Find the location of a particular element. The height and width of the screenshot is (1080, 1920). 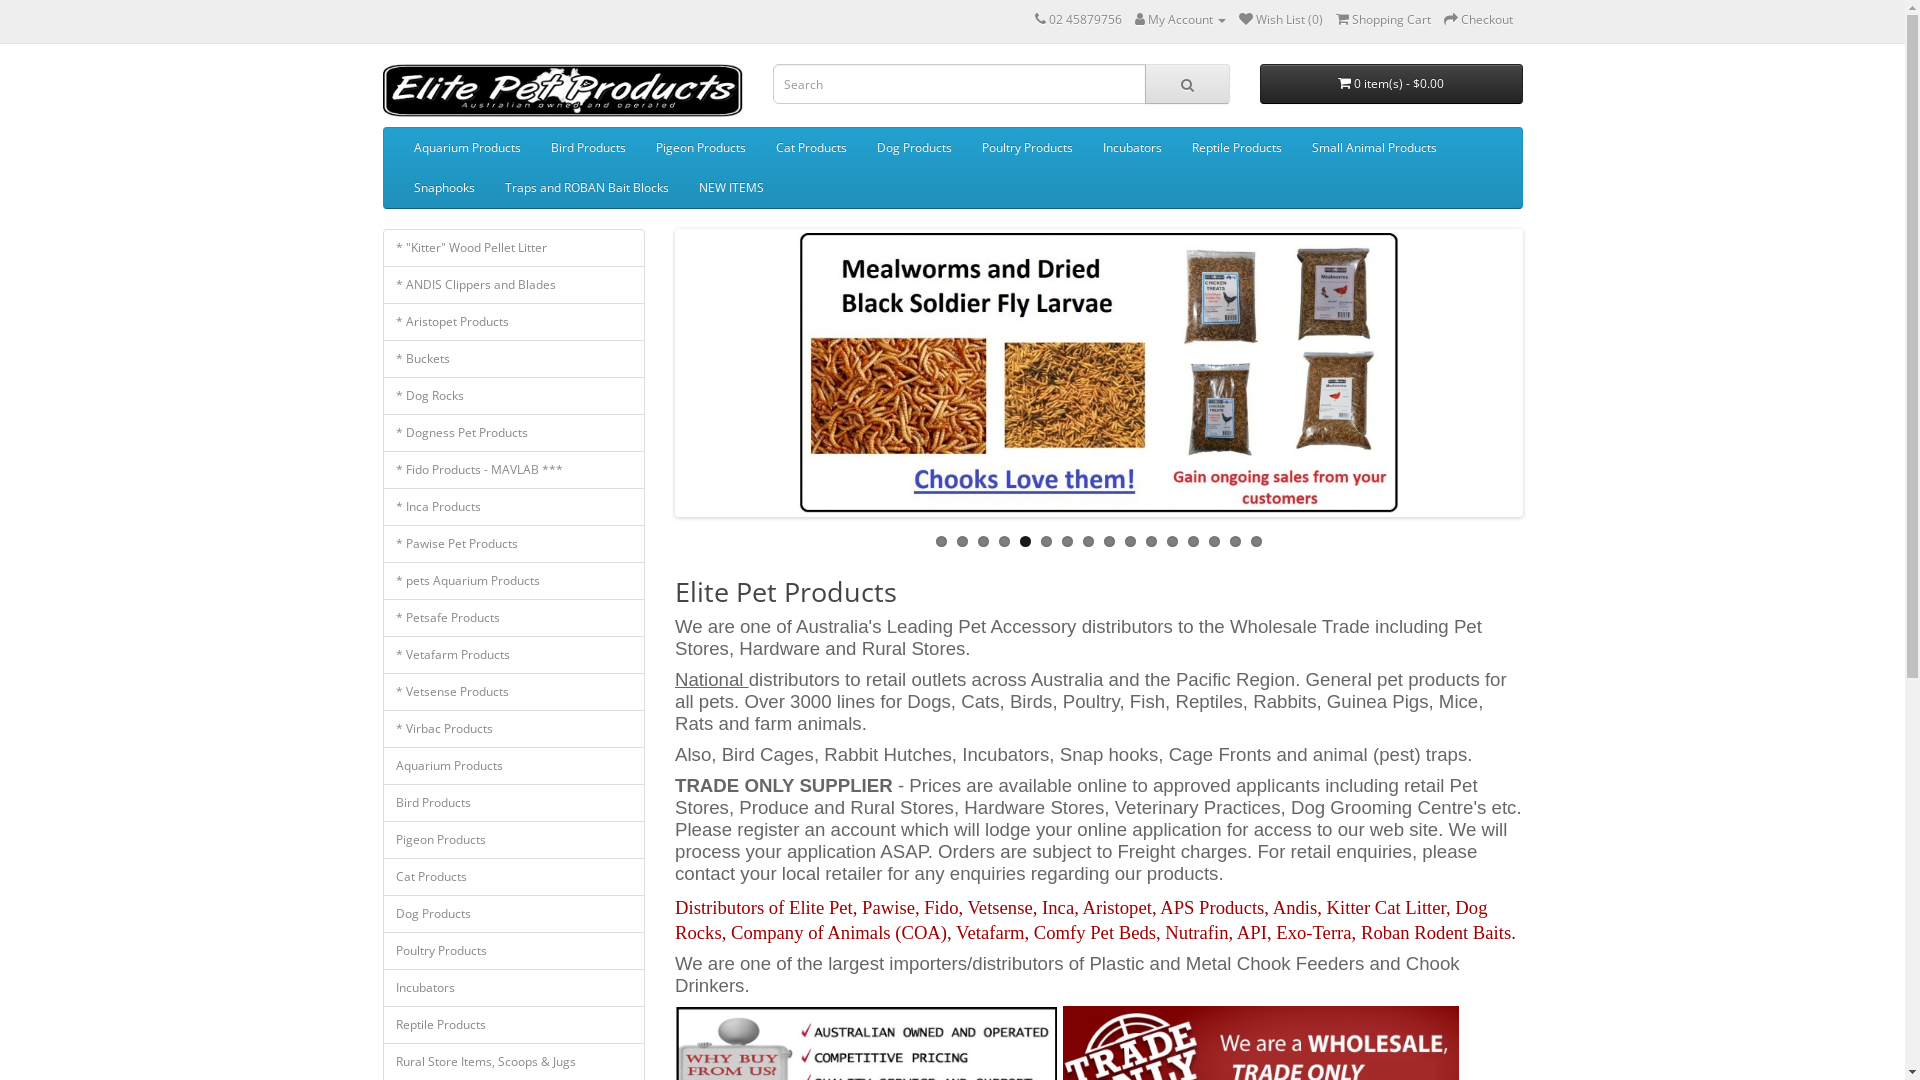

'* Buckets' is located at coordinates (382, 357).